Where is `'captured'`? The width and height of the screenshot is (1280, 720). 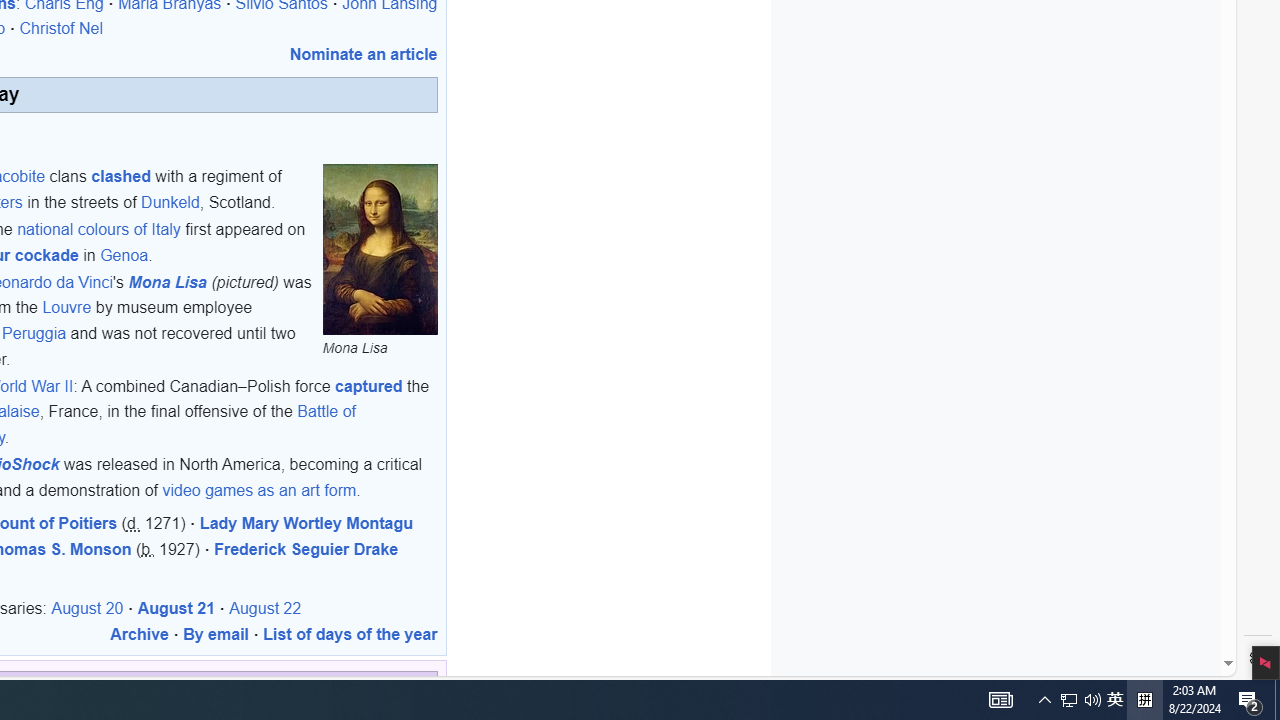 'captured' is located at coordinates (369, 386).